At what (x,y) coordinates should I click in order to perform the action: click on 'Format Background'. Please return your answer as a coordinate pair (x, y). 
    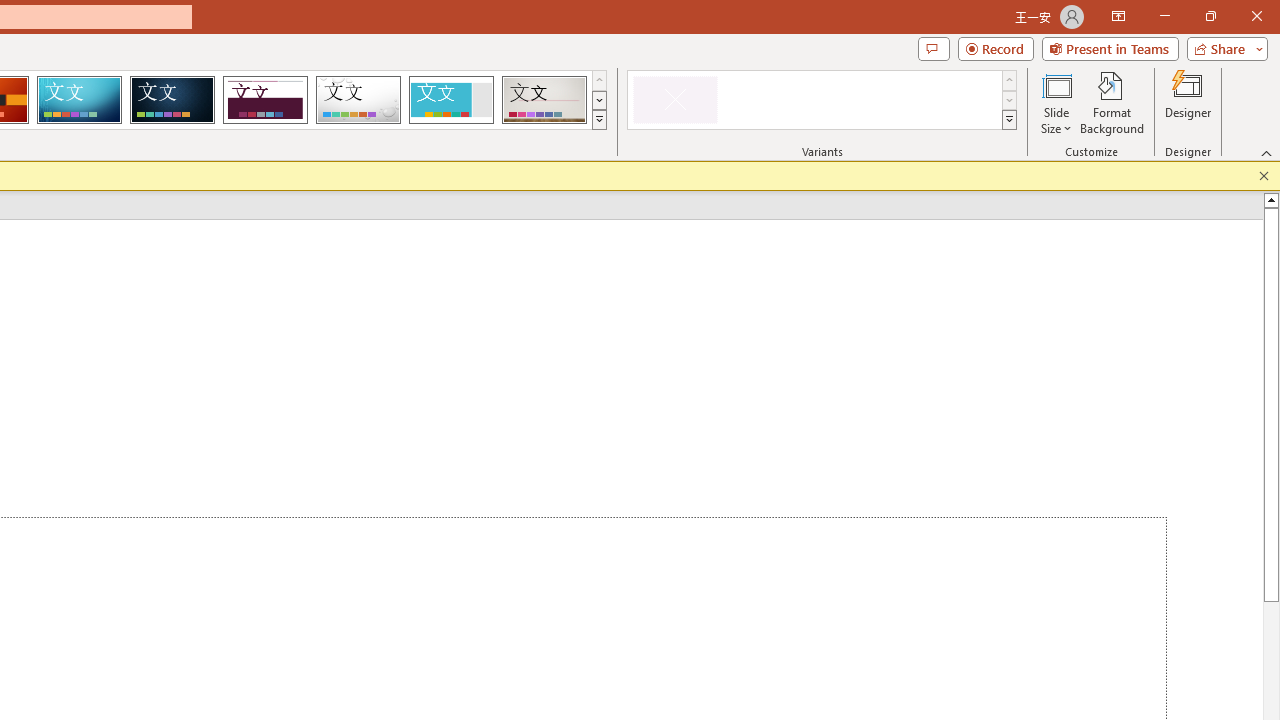
    Looking at the image, I should click on (1111, 103).